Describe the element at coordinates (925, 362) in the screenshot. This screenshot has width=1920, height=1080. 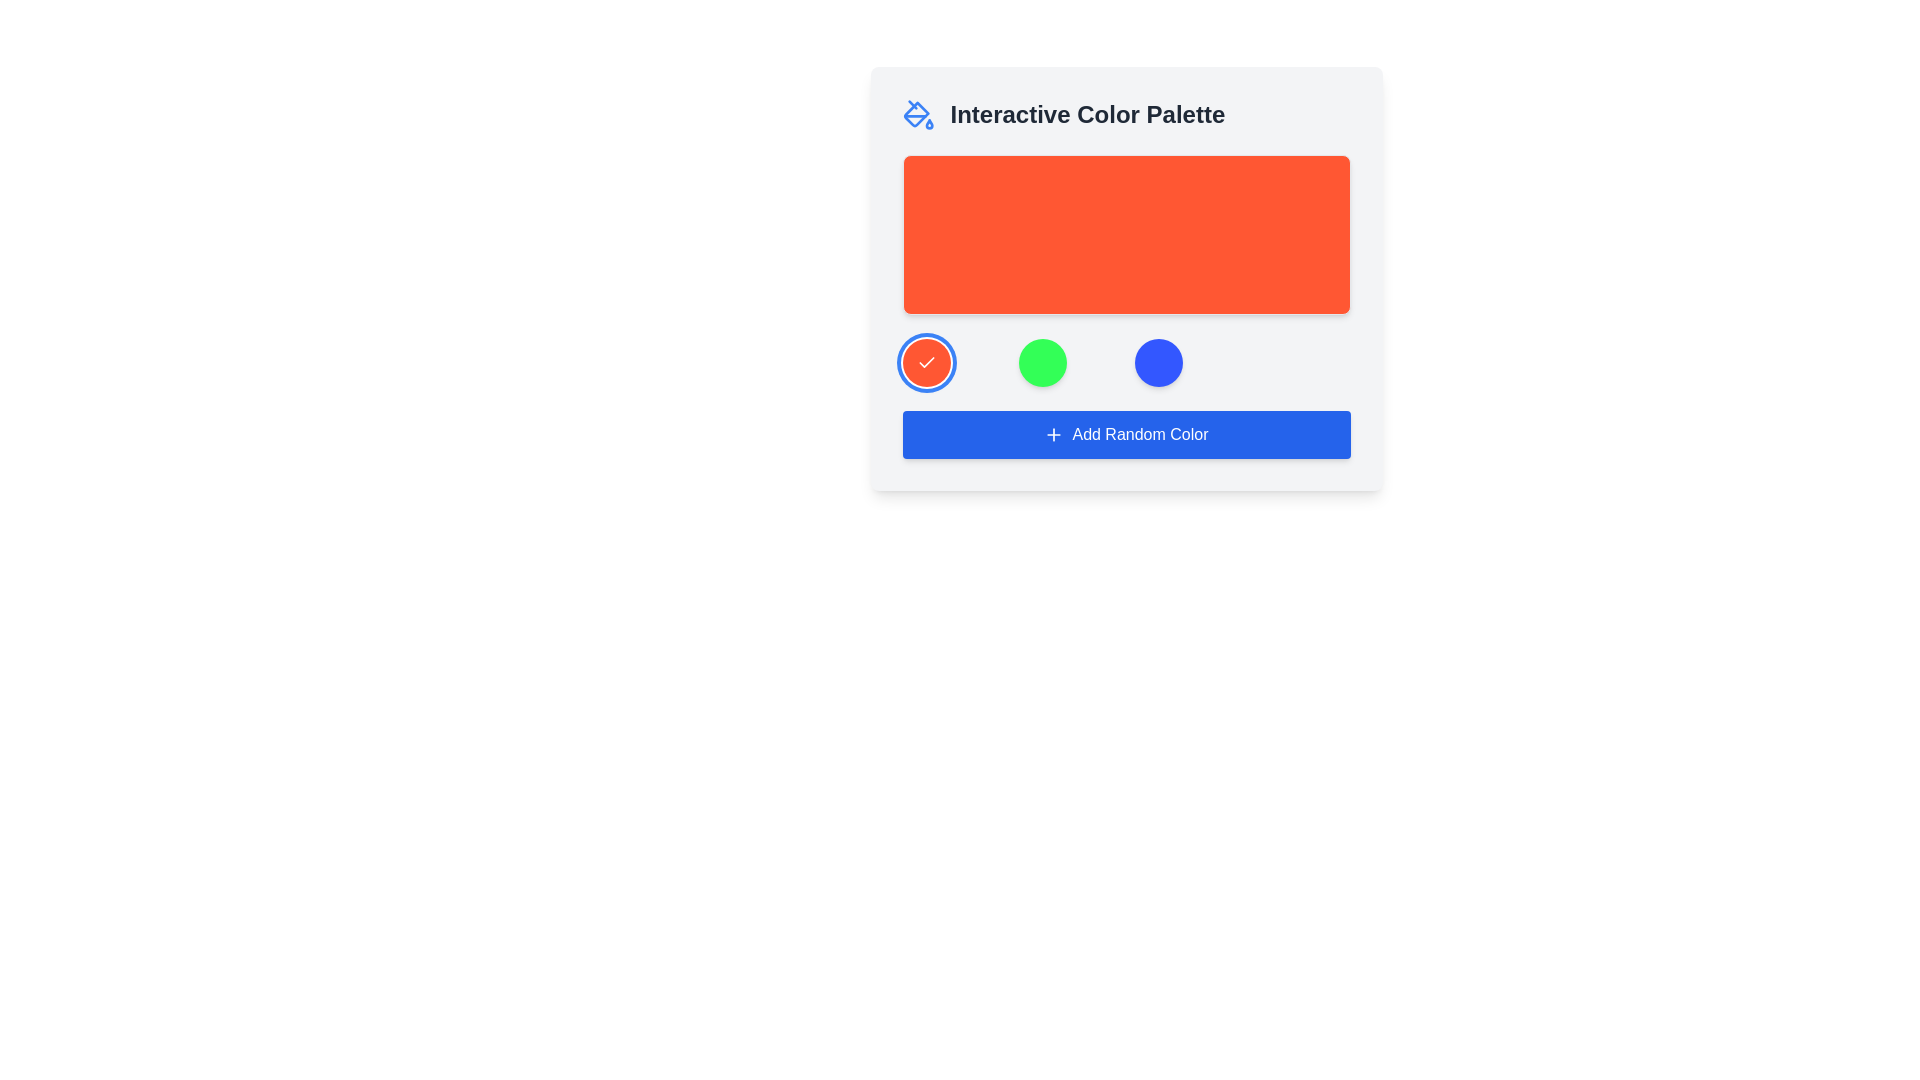
I see `the checkmark icon within the red circular button located on the leftmost side of the row beneath the large red display area` at that location.